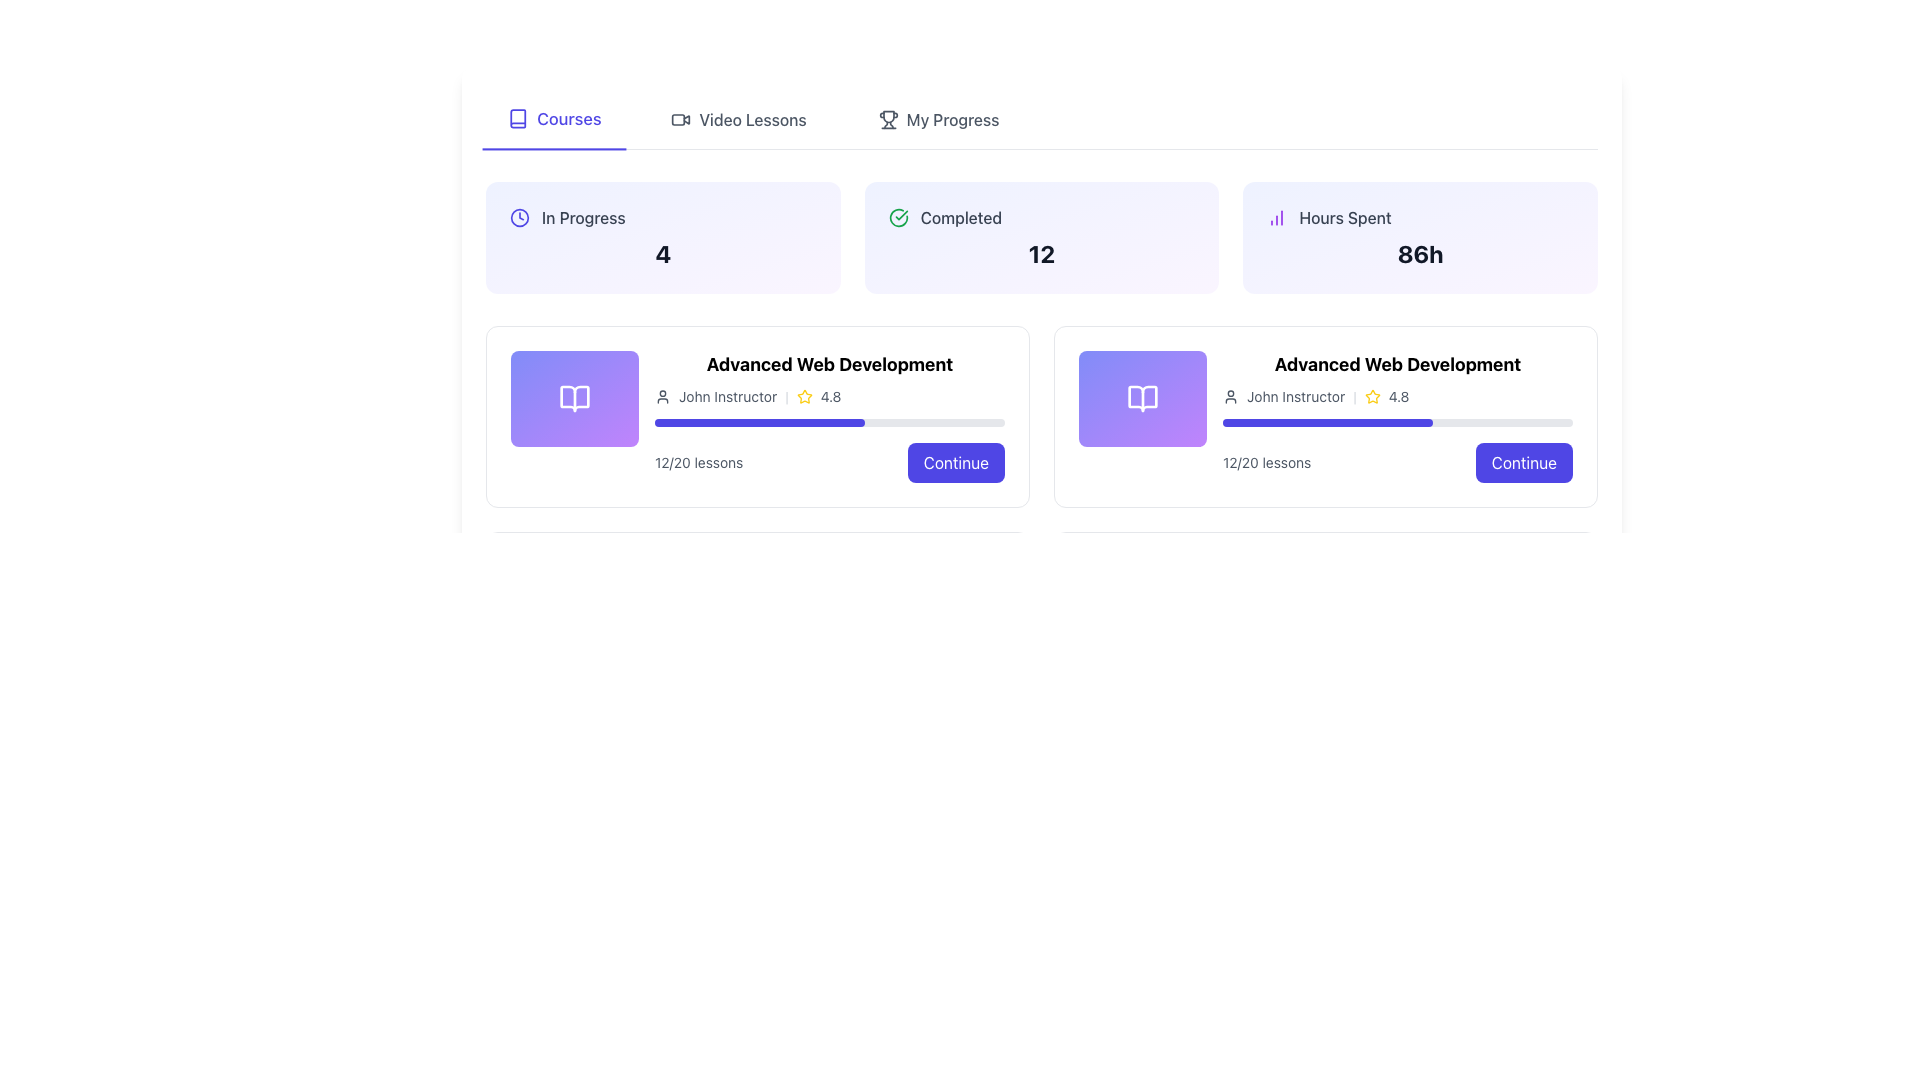 The width and height of the screenshot is (1920, 1080). What do you see at coordinates (681, 119) in the screenshot?
I see `the 'Video Lessons' icon located in the navigation bar` at bounding box center [681, 119].